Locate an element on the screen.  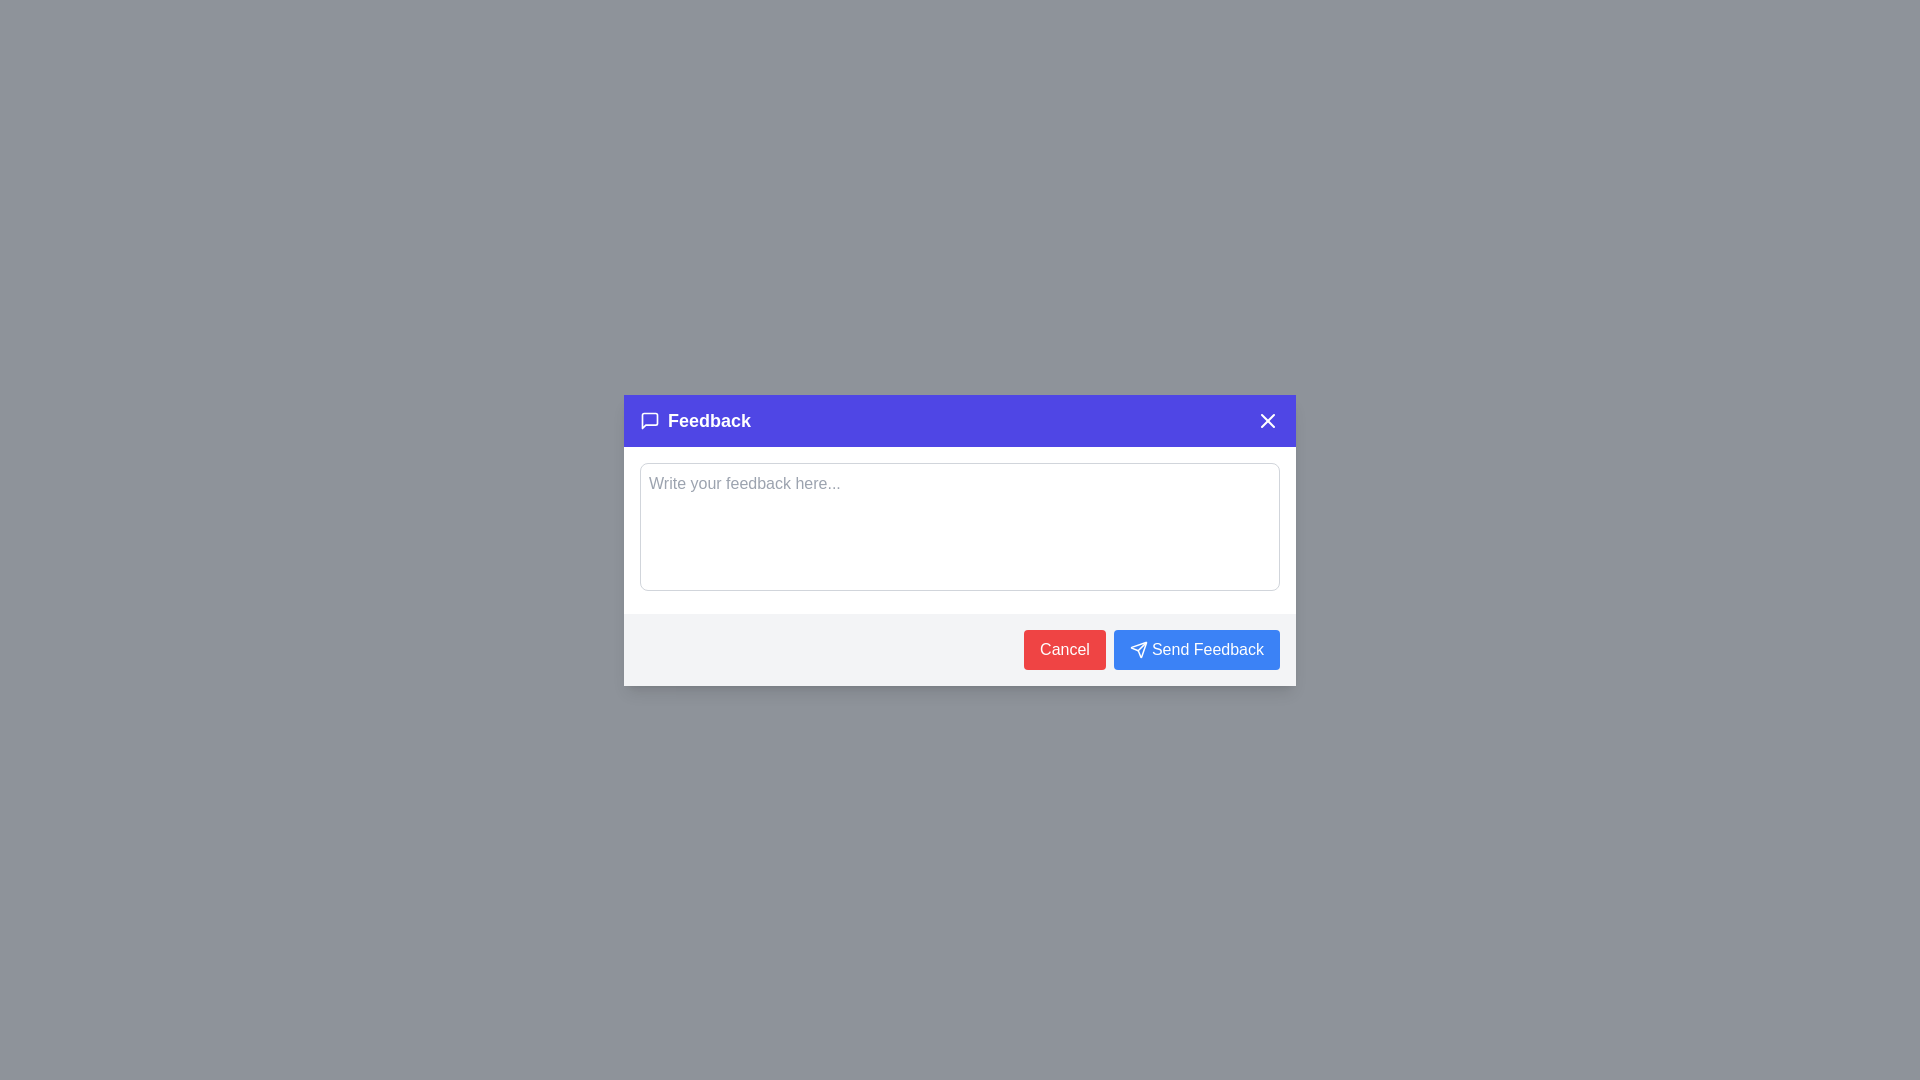
the 'Cancel' button to close the feedback dialog is located at coordinates (1064, 650).